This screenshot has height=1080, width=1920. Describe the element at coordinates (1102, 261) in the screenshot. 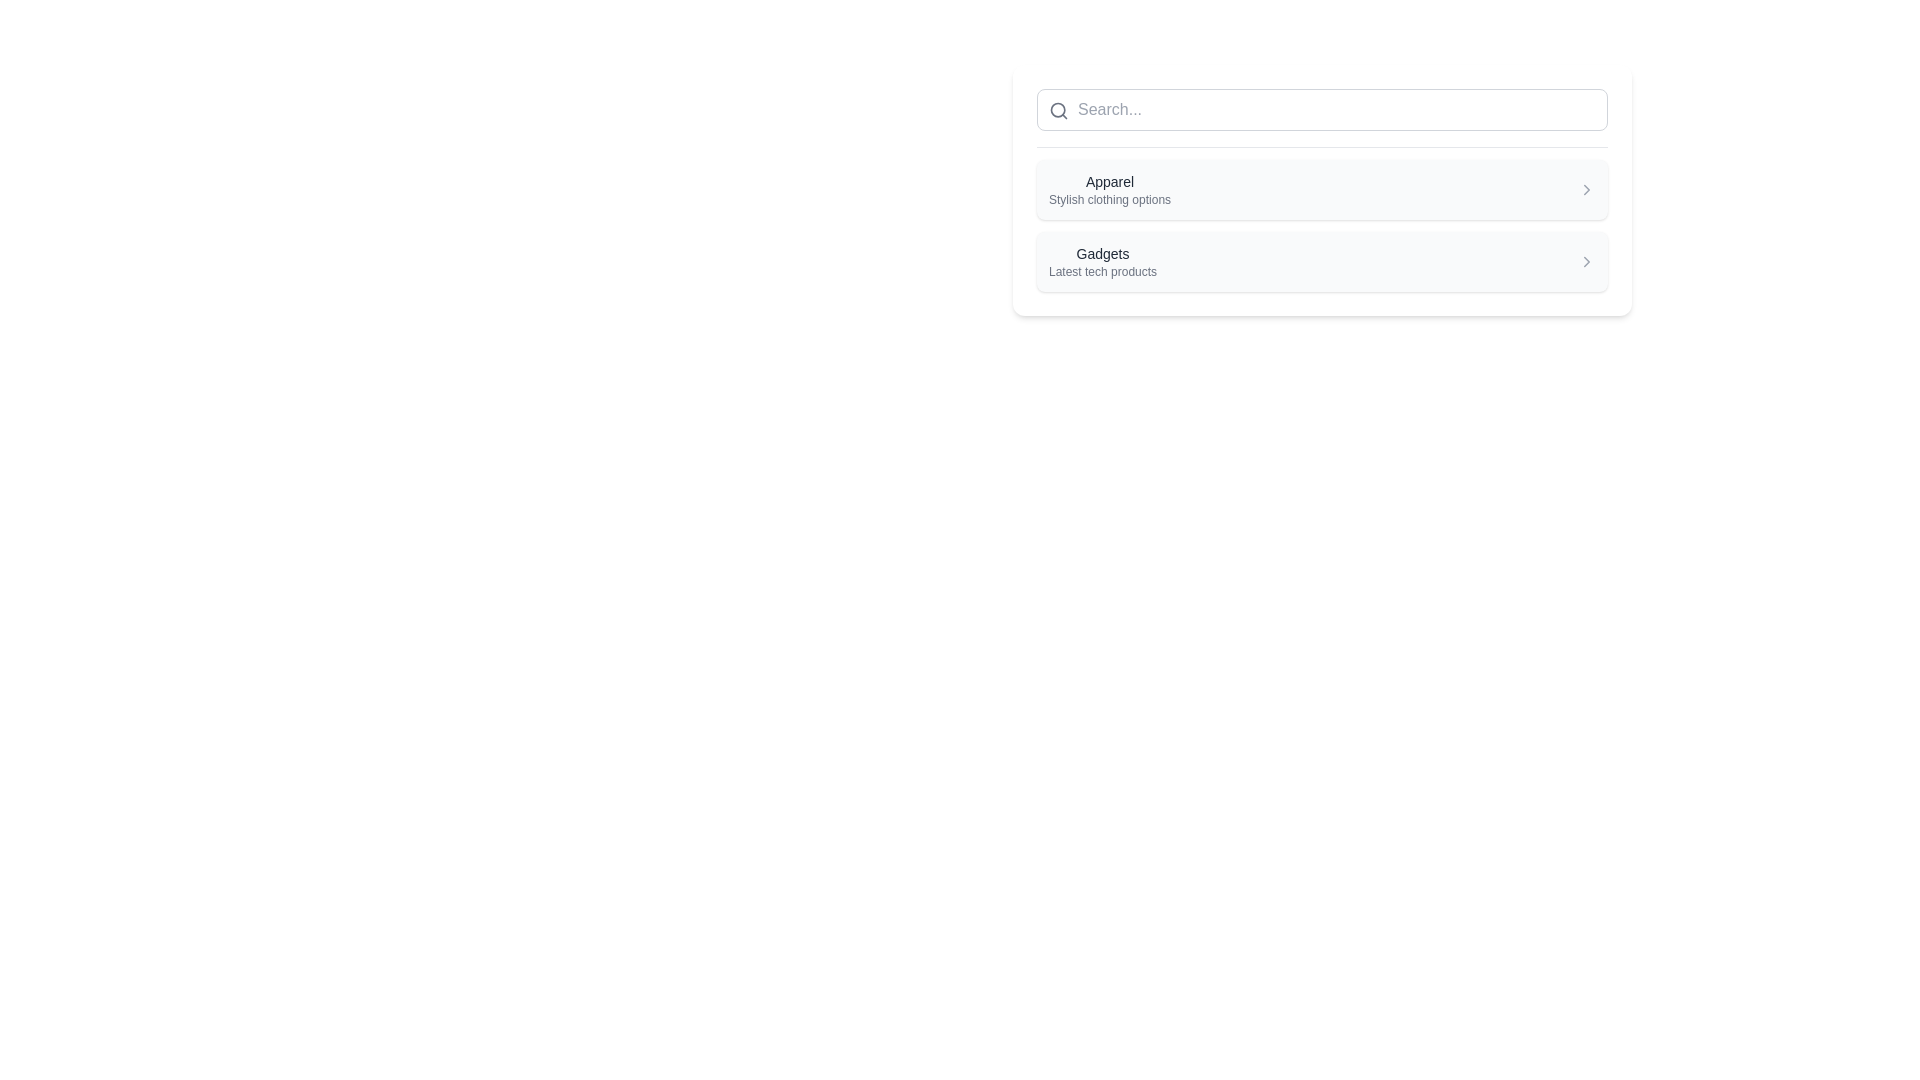

I see `the 'Gadgets' label, which is the second item in the vertically scrollable list below the search bar` at that location.